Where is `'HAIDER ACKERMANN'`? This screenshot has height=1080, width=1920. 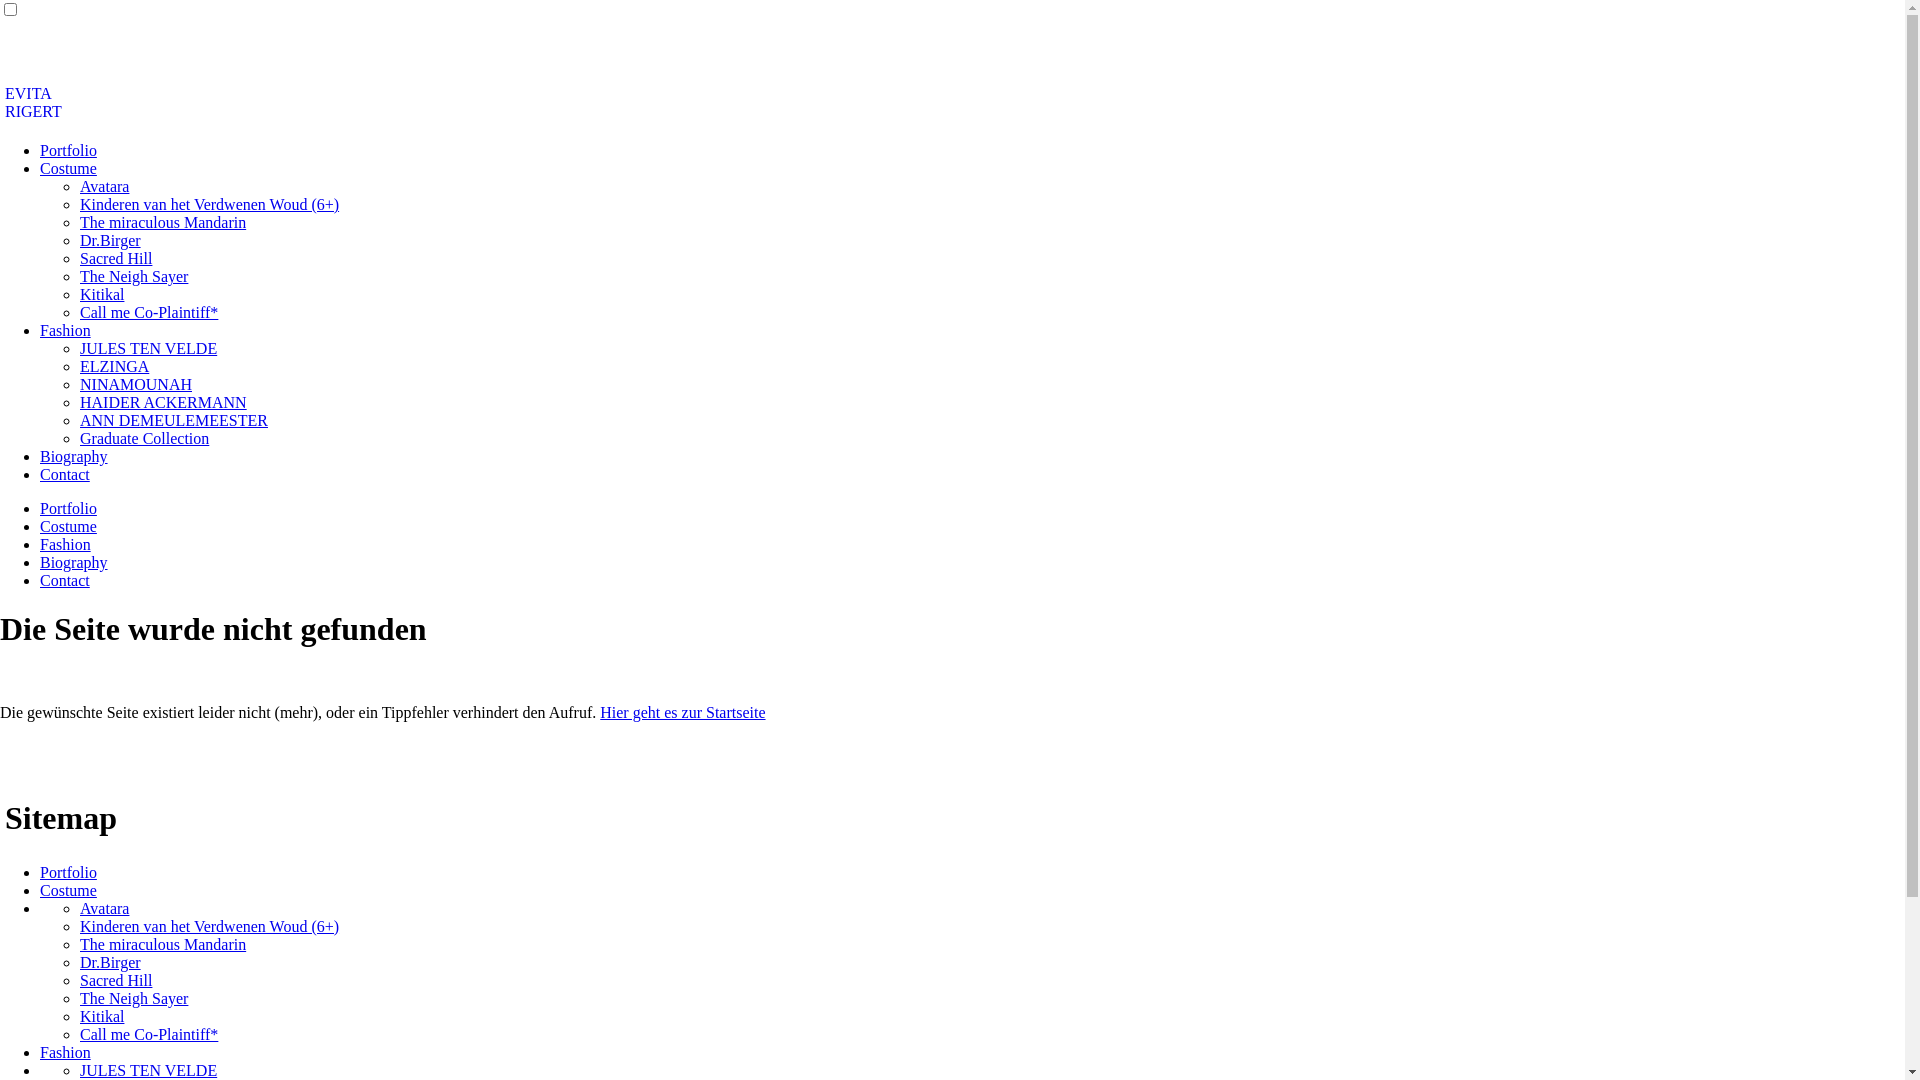
'HAIDER ACKERMANN' is located at coordinates (163, 402).